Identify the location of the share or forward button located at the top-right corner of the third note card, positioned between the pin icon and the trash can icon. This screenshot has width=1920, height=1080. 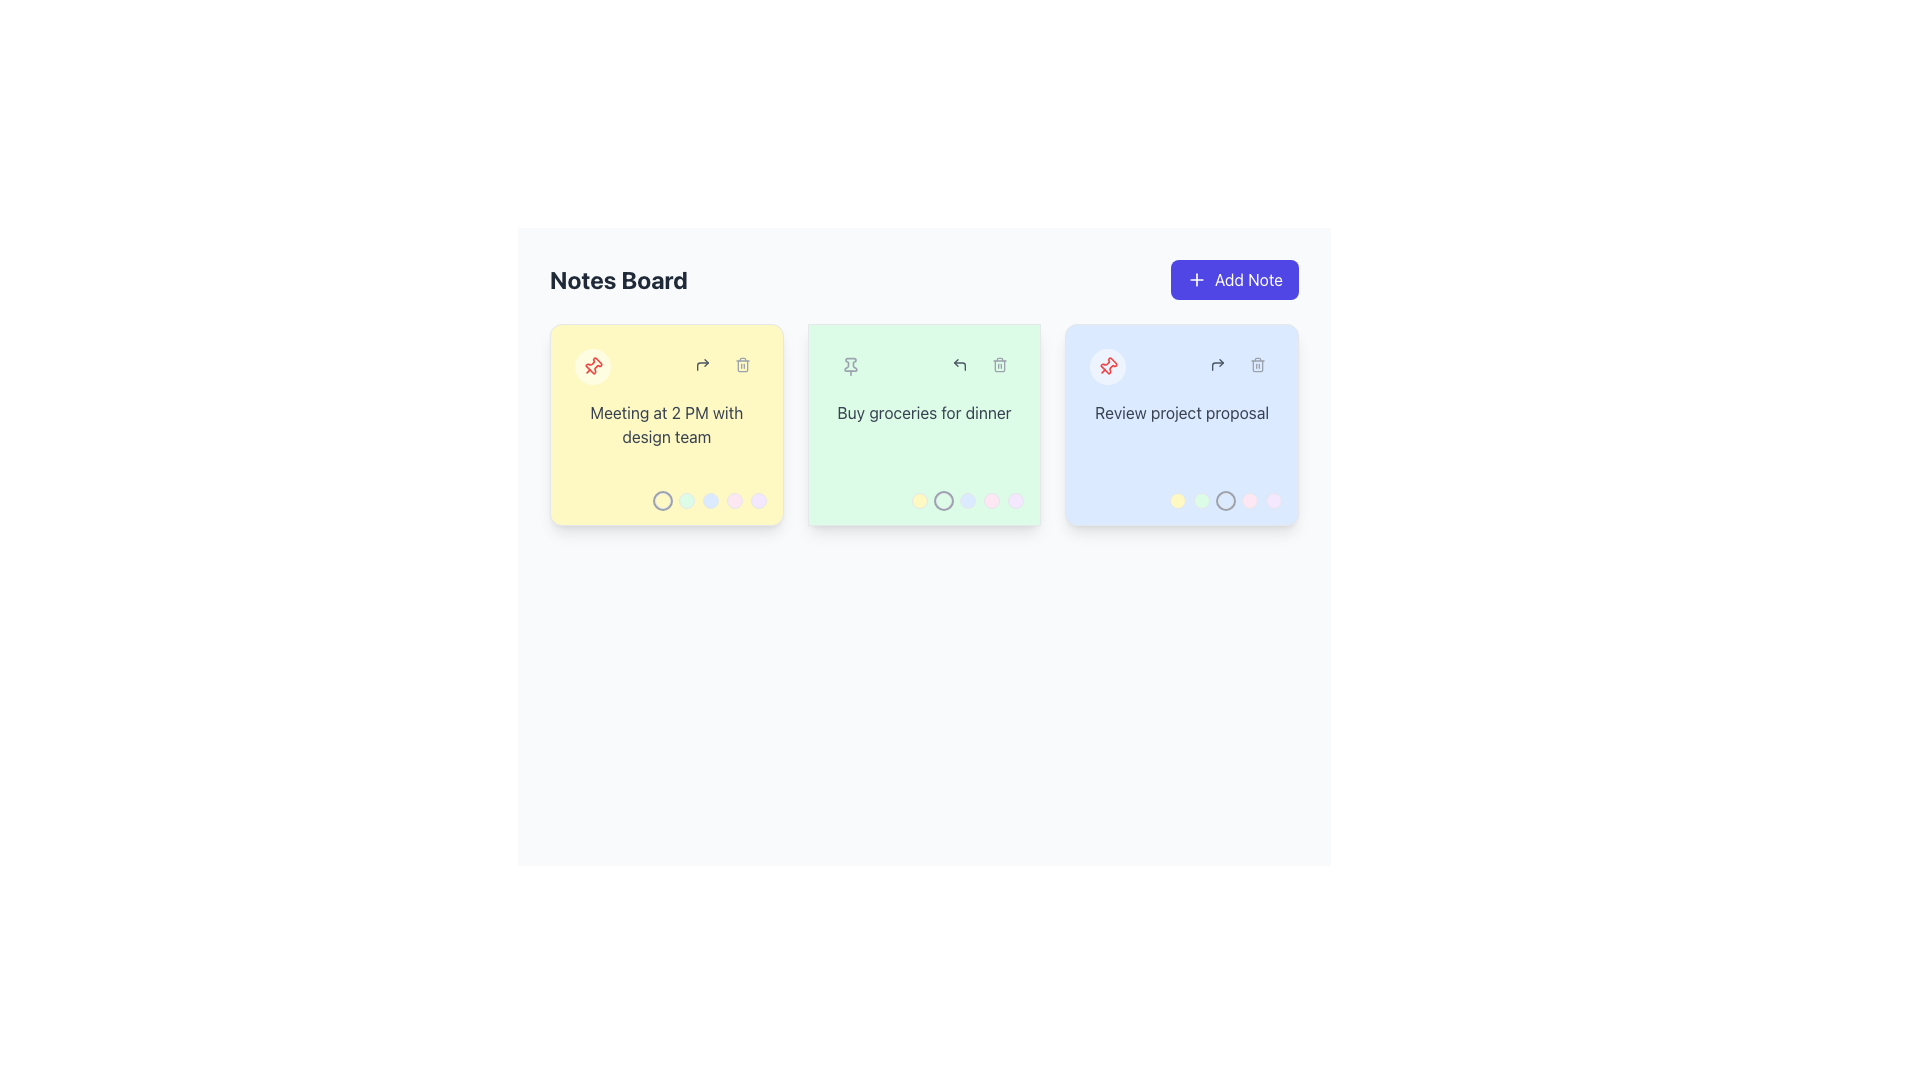
(1217, 365).